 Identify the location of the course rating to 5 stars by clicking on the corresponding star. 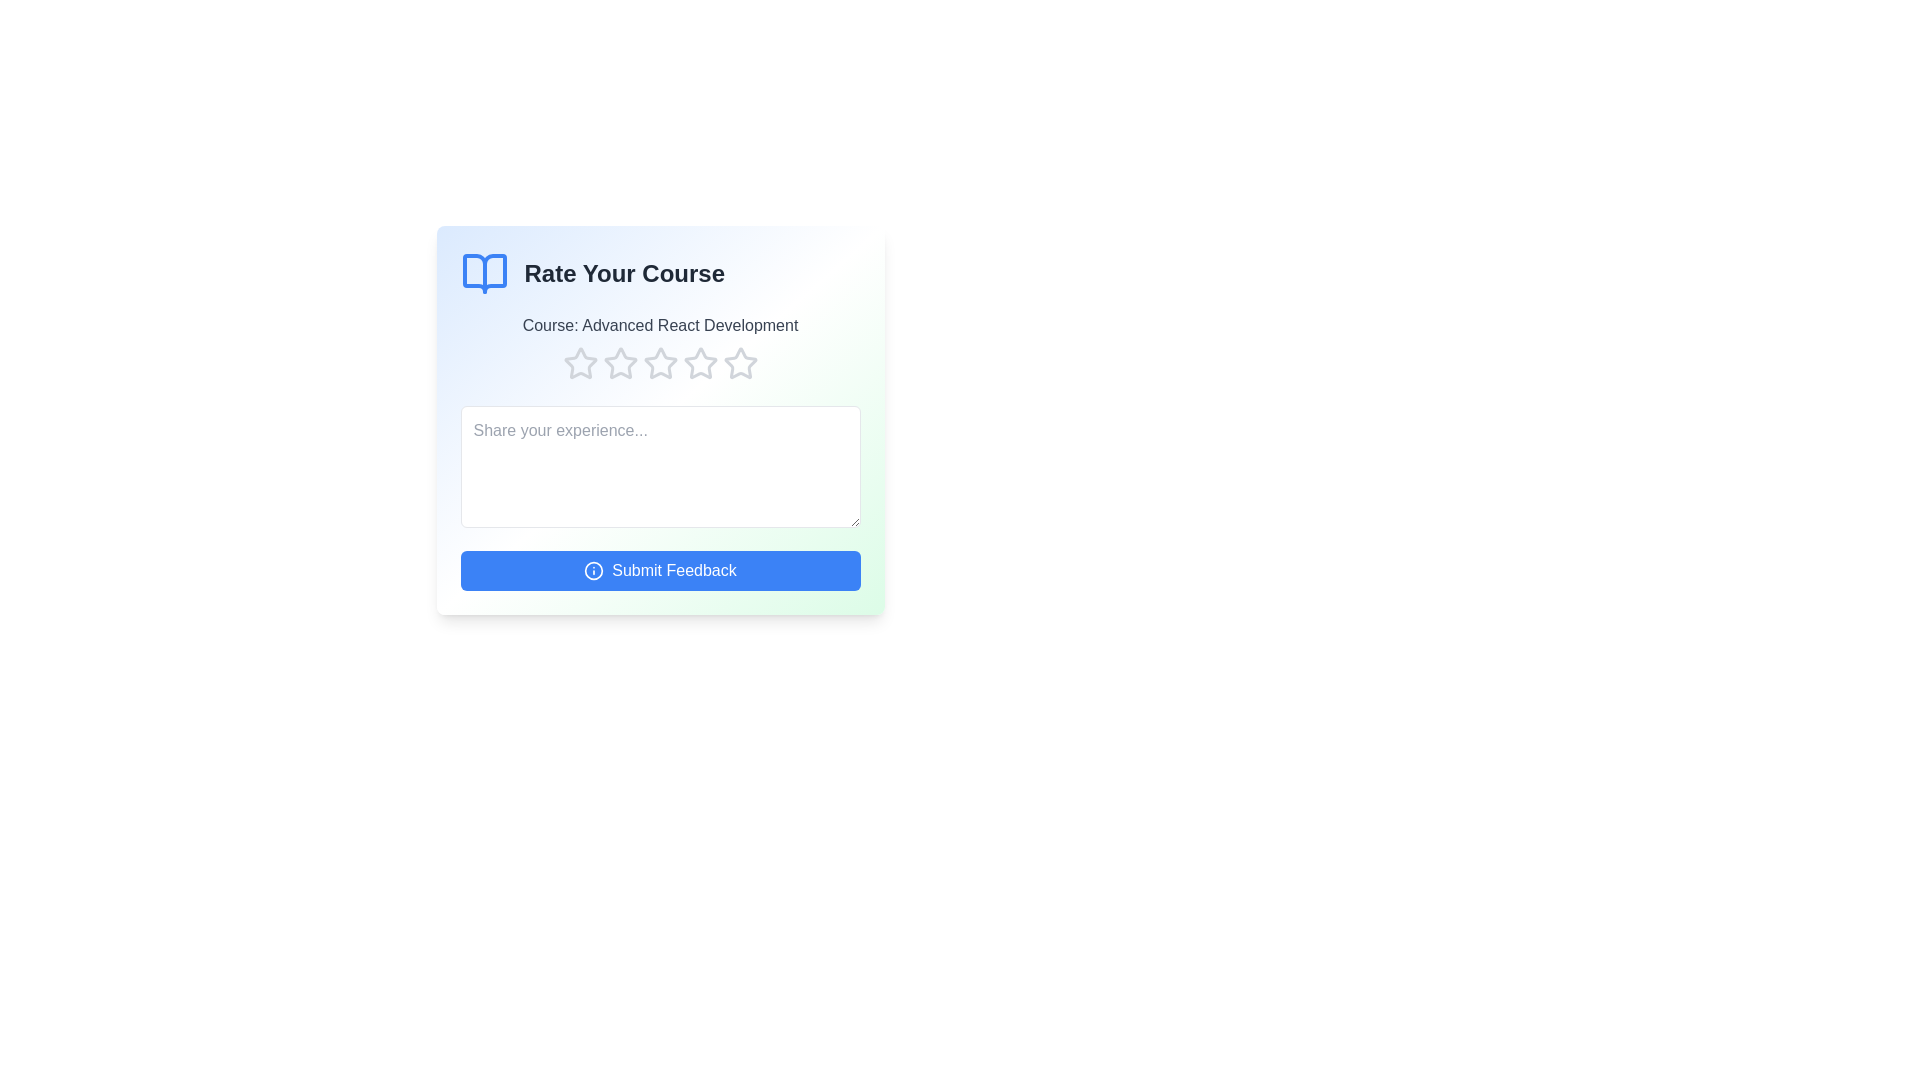
(739, 363).